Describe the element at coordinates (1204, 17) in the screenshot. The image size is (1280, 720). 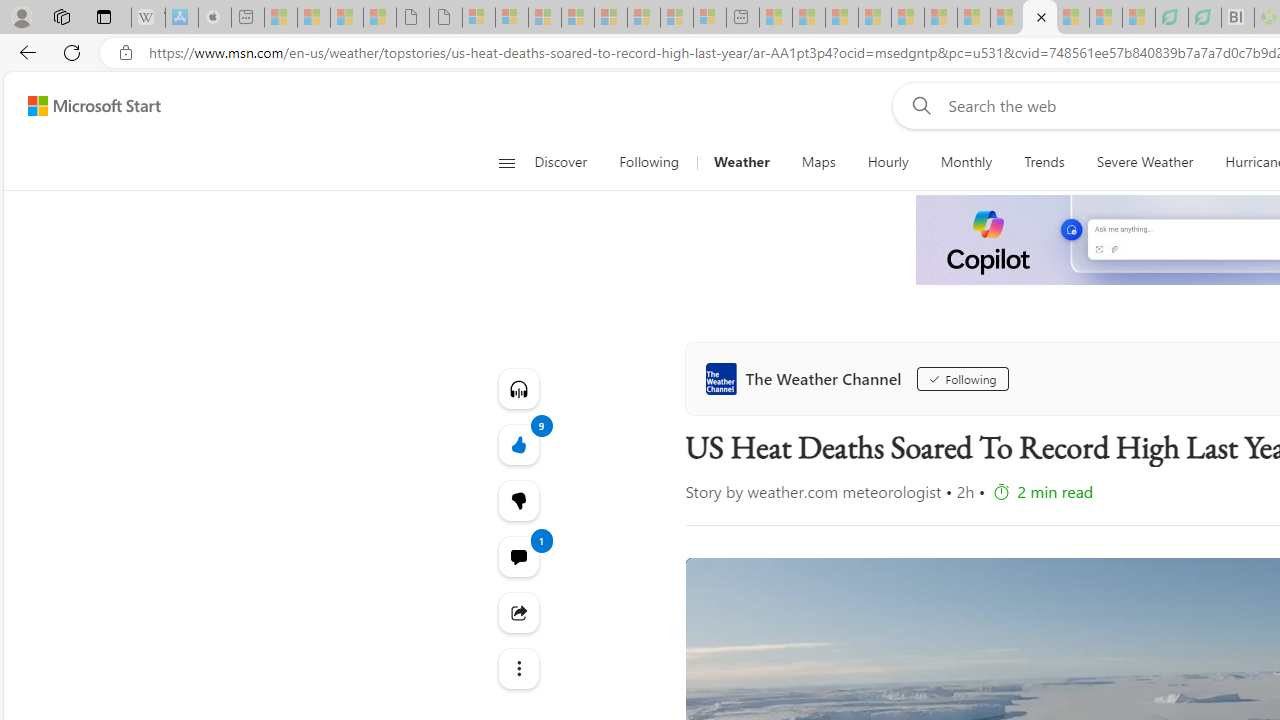
I see `'LendingTree - Compare Lenders - Sleeping'` at that location.